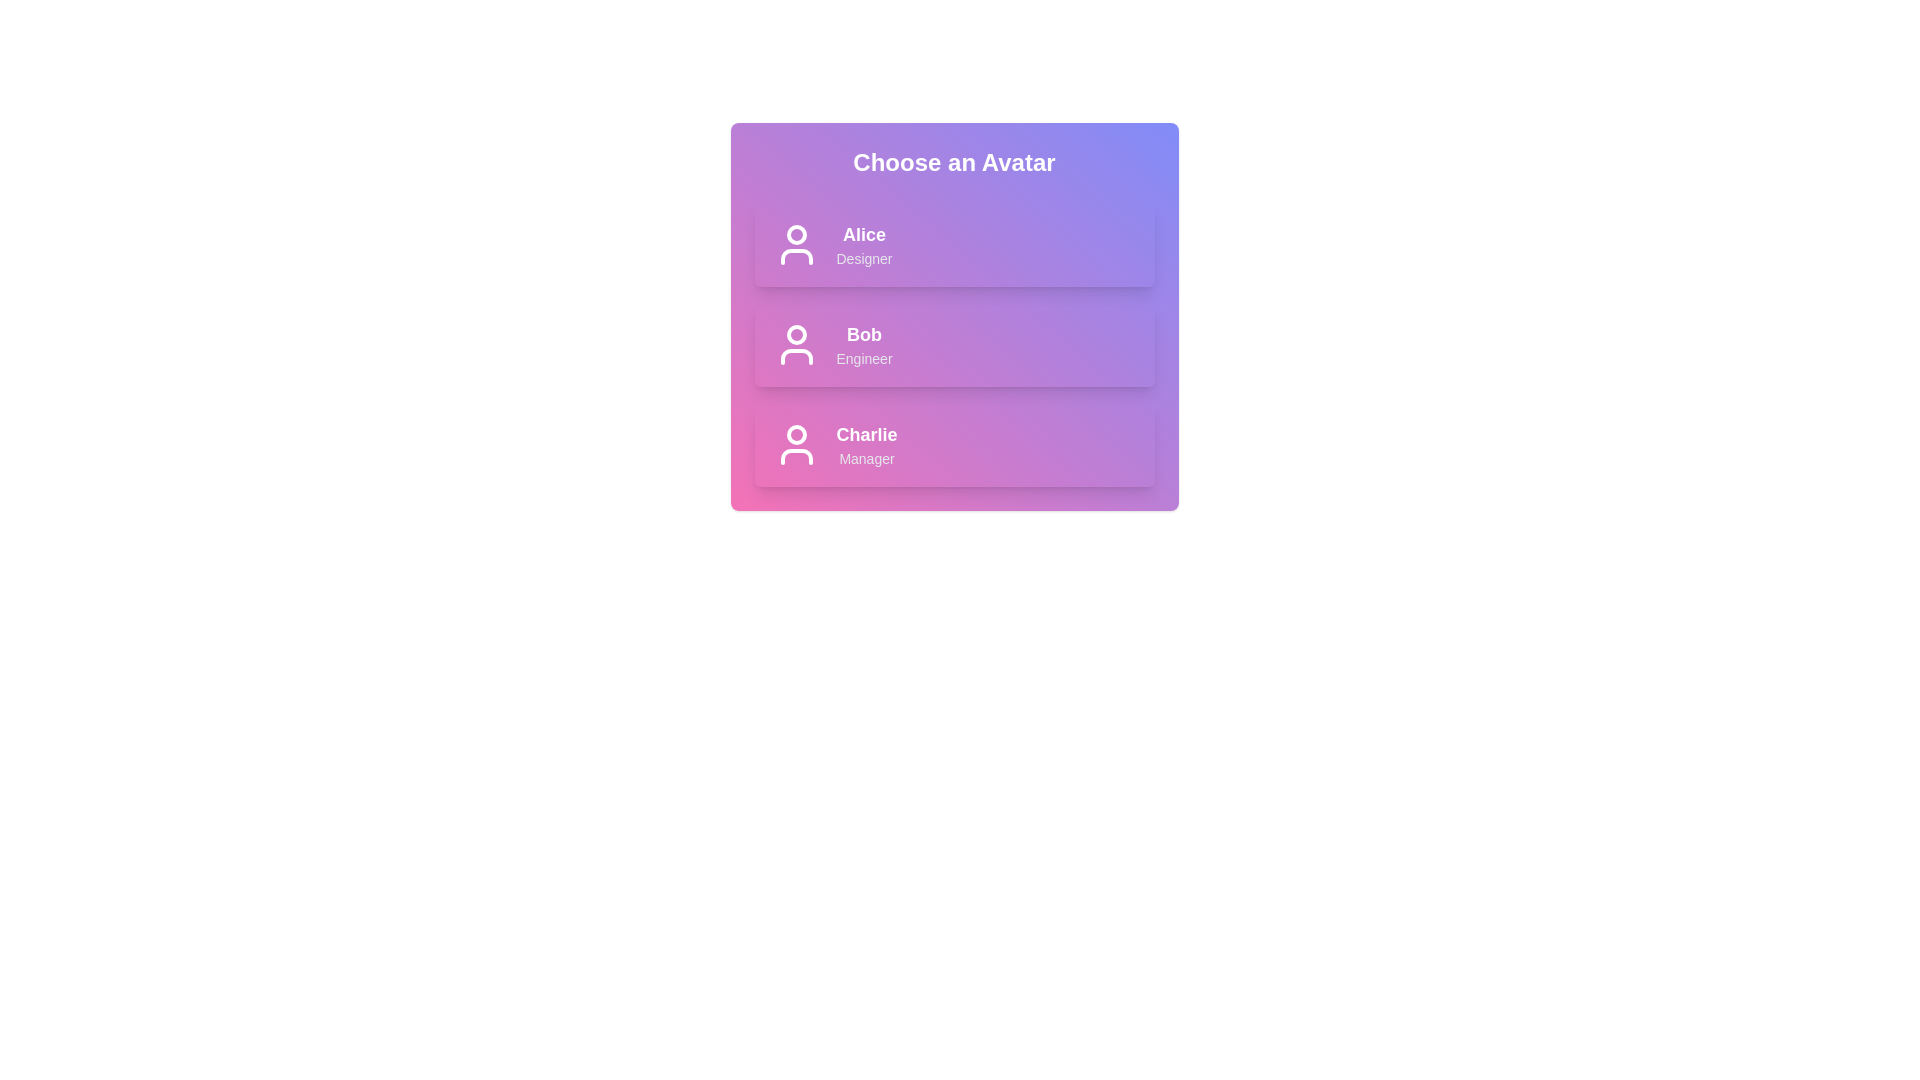 The height and width of the screenshot is (1080, 1920). What do you see at coordinates (795, 334) in the screenshot?
I see `the decorative SVG circle element representing the user icon in the avatar selection interface for user 'Bob', positioned centrally within the head of the user icon` at bounding box center [795, 334].